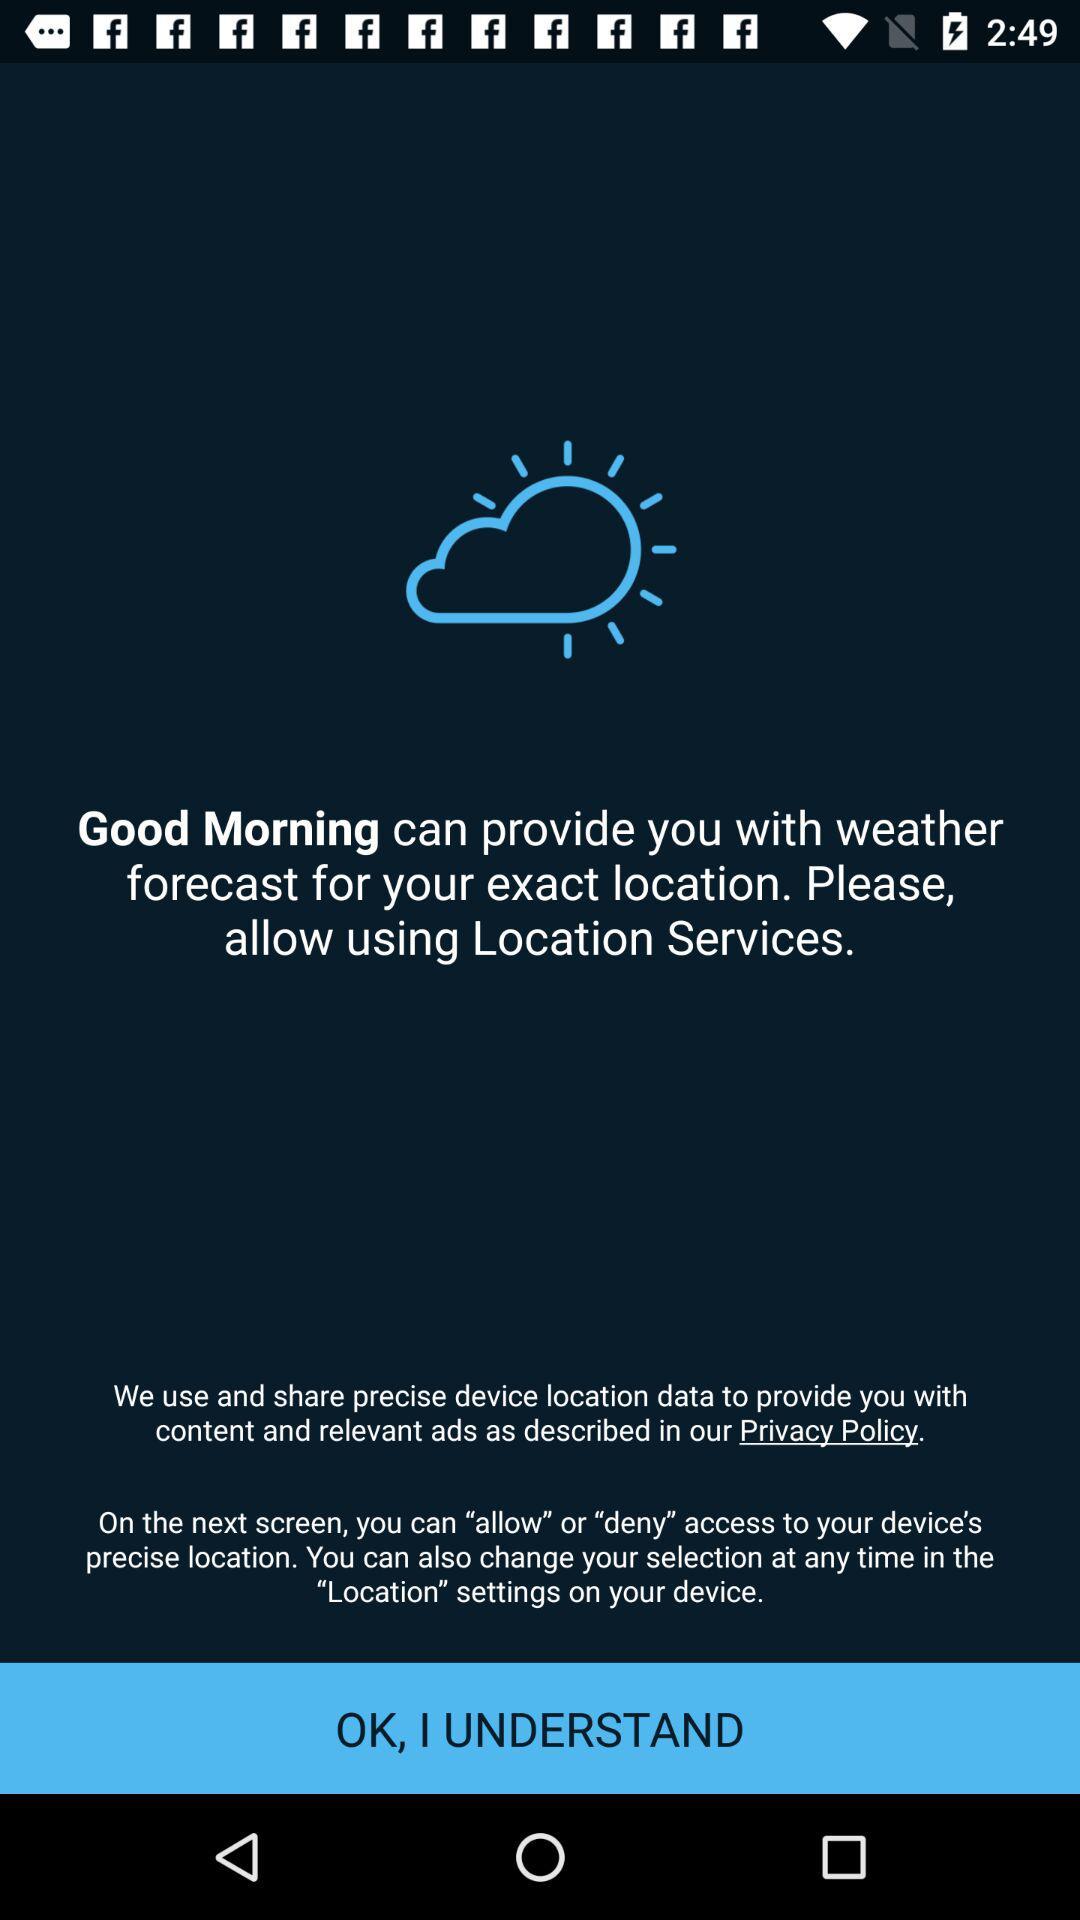 The image size is (1080, 1920). Describe the element at coordinates (540, 1410) in the screenshot. I see `icon above on the next item` at that location.